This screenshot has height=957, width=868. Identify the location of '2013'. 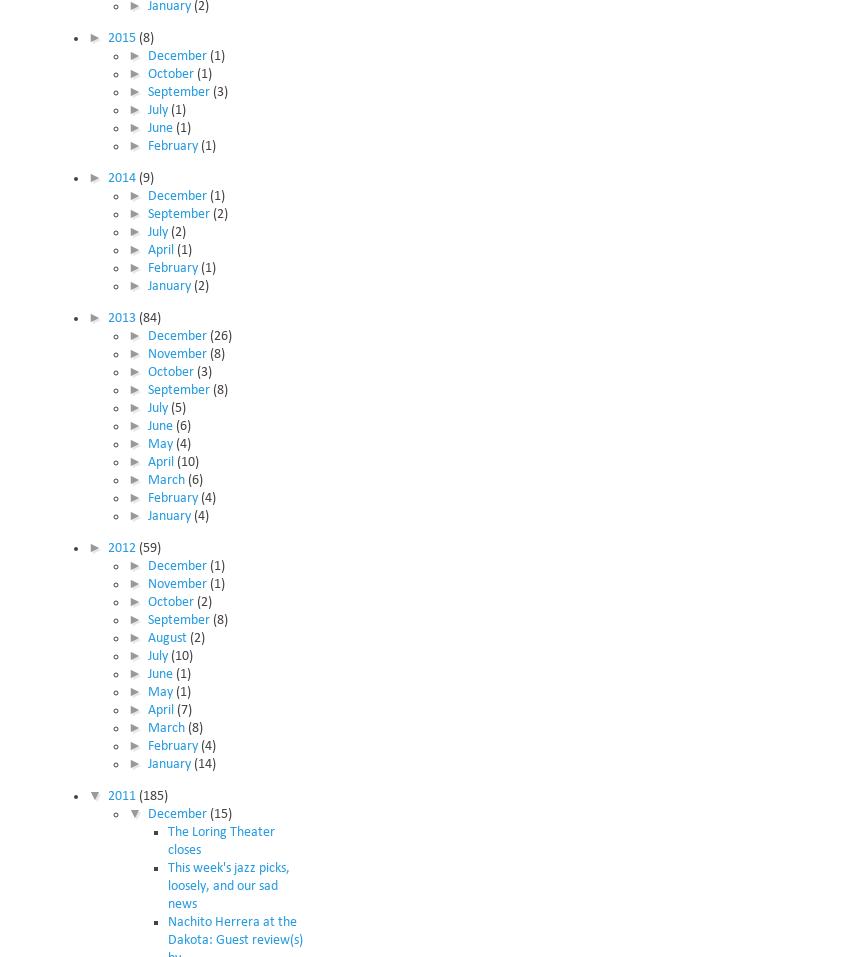
(122, 317).